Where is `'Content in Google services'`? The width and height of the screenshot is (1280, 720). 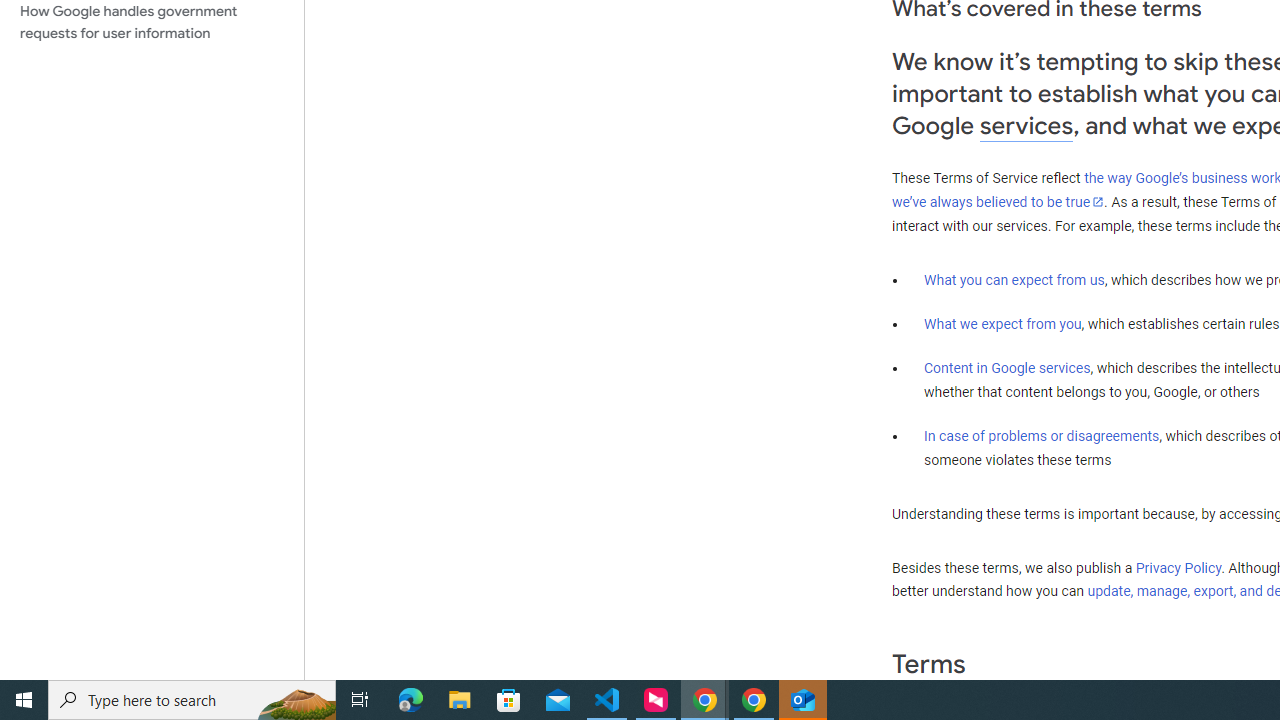
'Content in Google services' is located at coordinates (1007, 368).